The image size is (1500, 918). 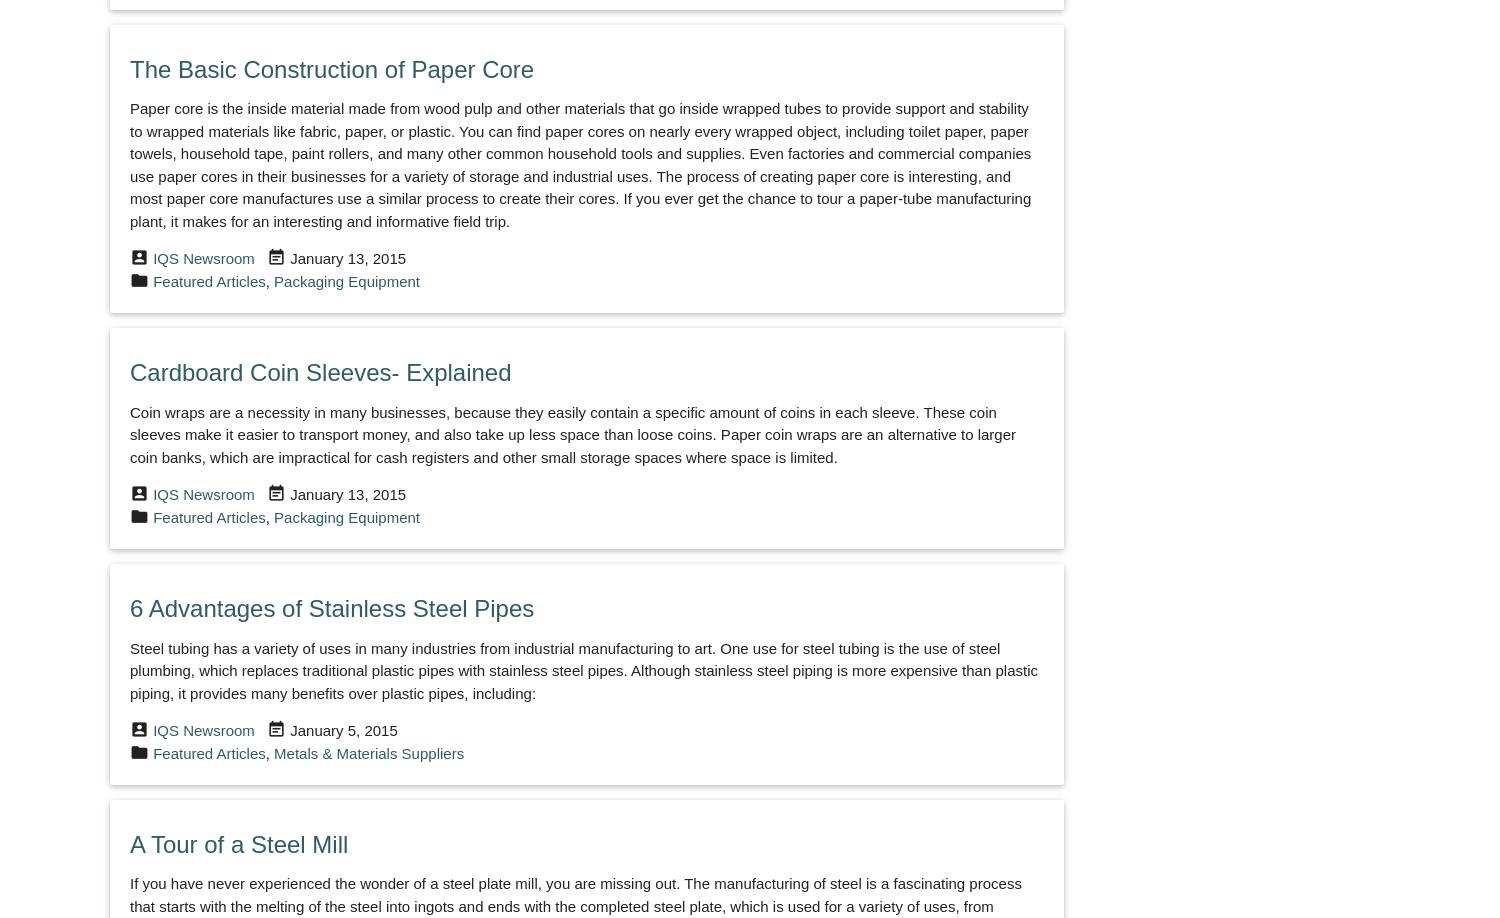 What do you see at coordinates (1238, 880) in the screenshot?
I see `'Recycling Equipment'` at bounding box center [1238, 880].